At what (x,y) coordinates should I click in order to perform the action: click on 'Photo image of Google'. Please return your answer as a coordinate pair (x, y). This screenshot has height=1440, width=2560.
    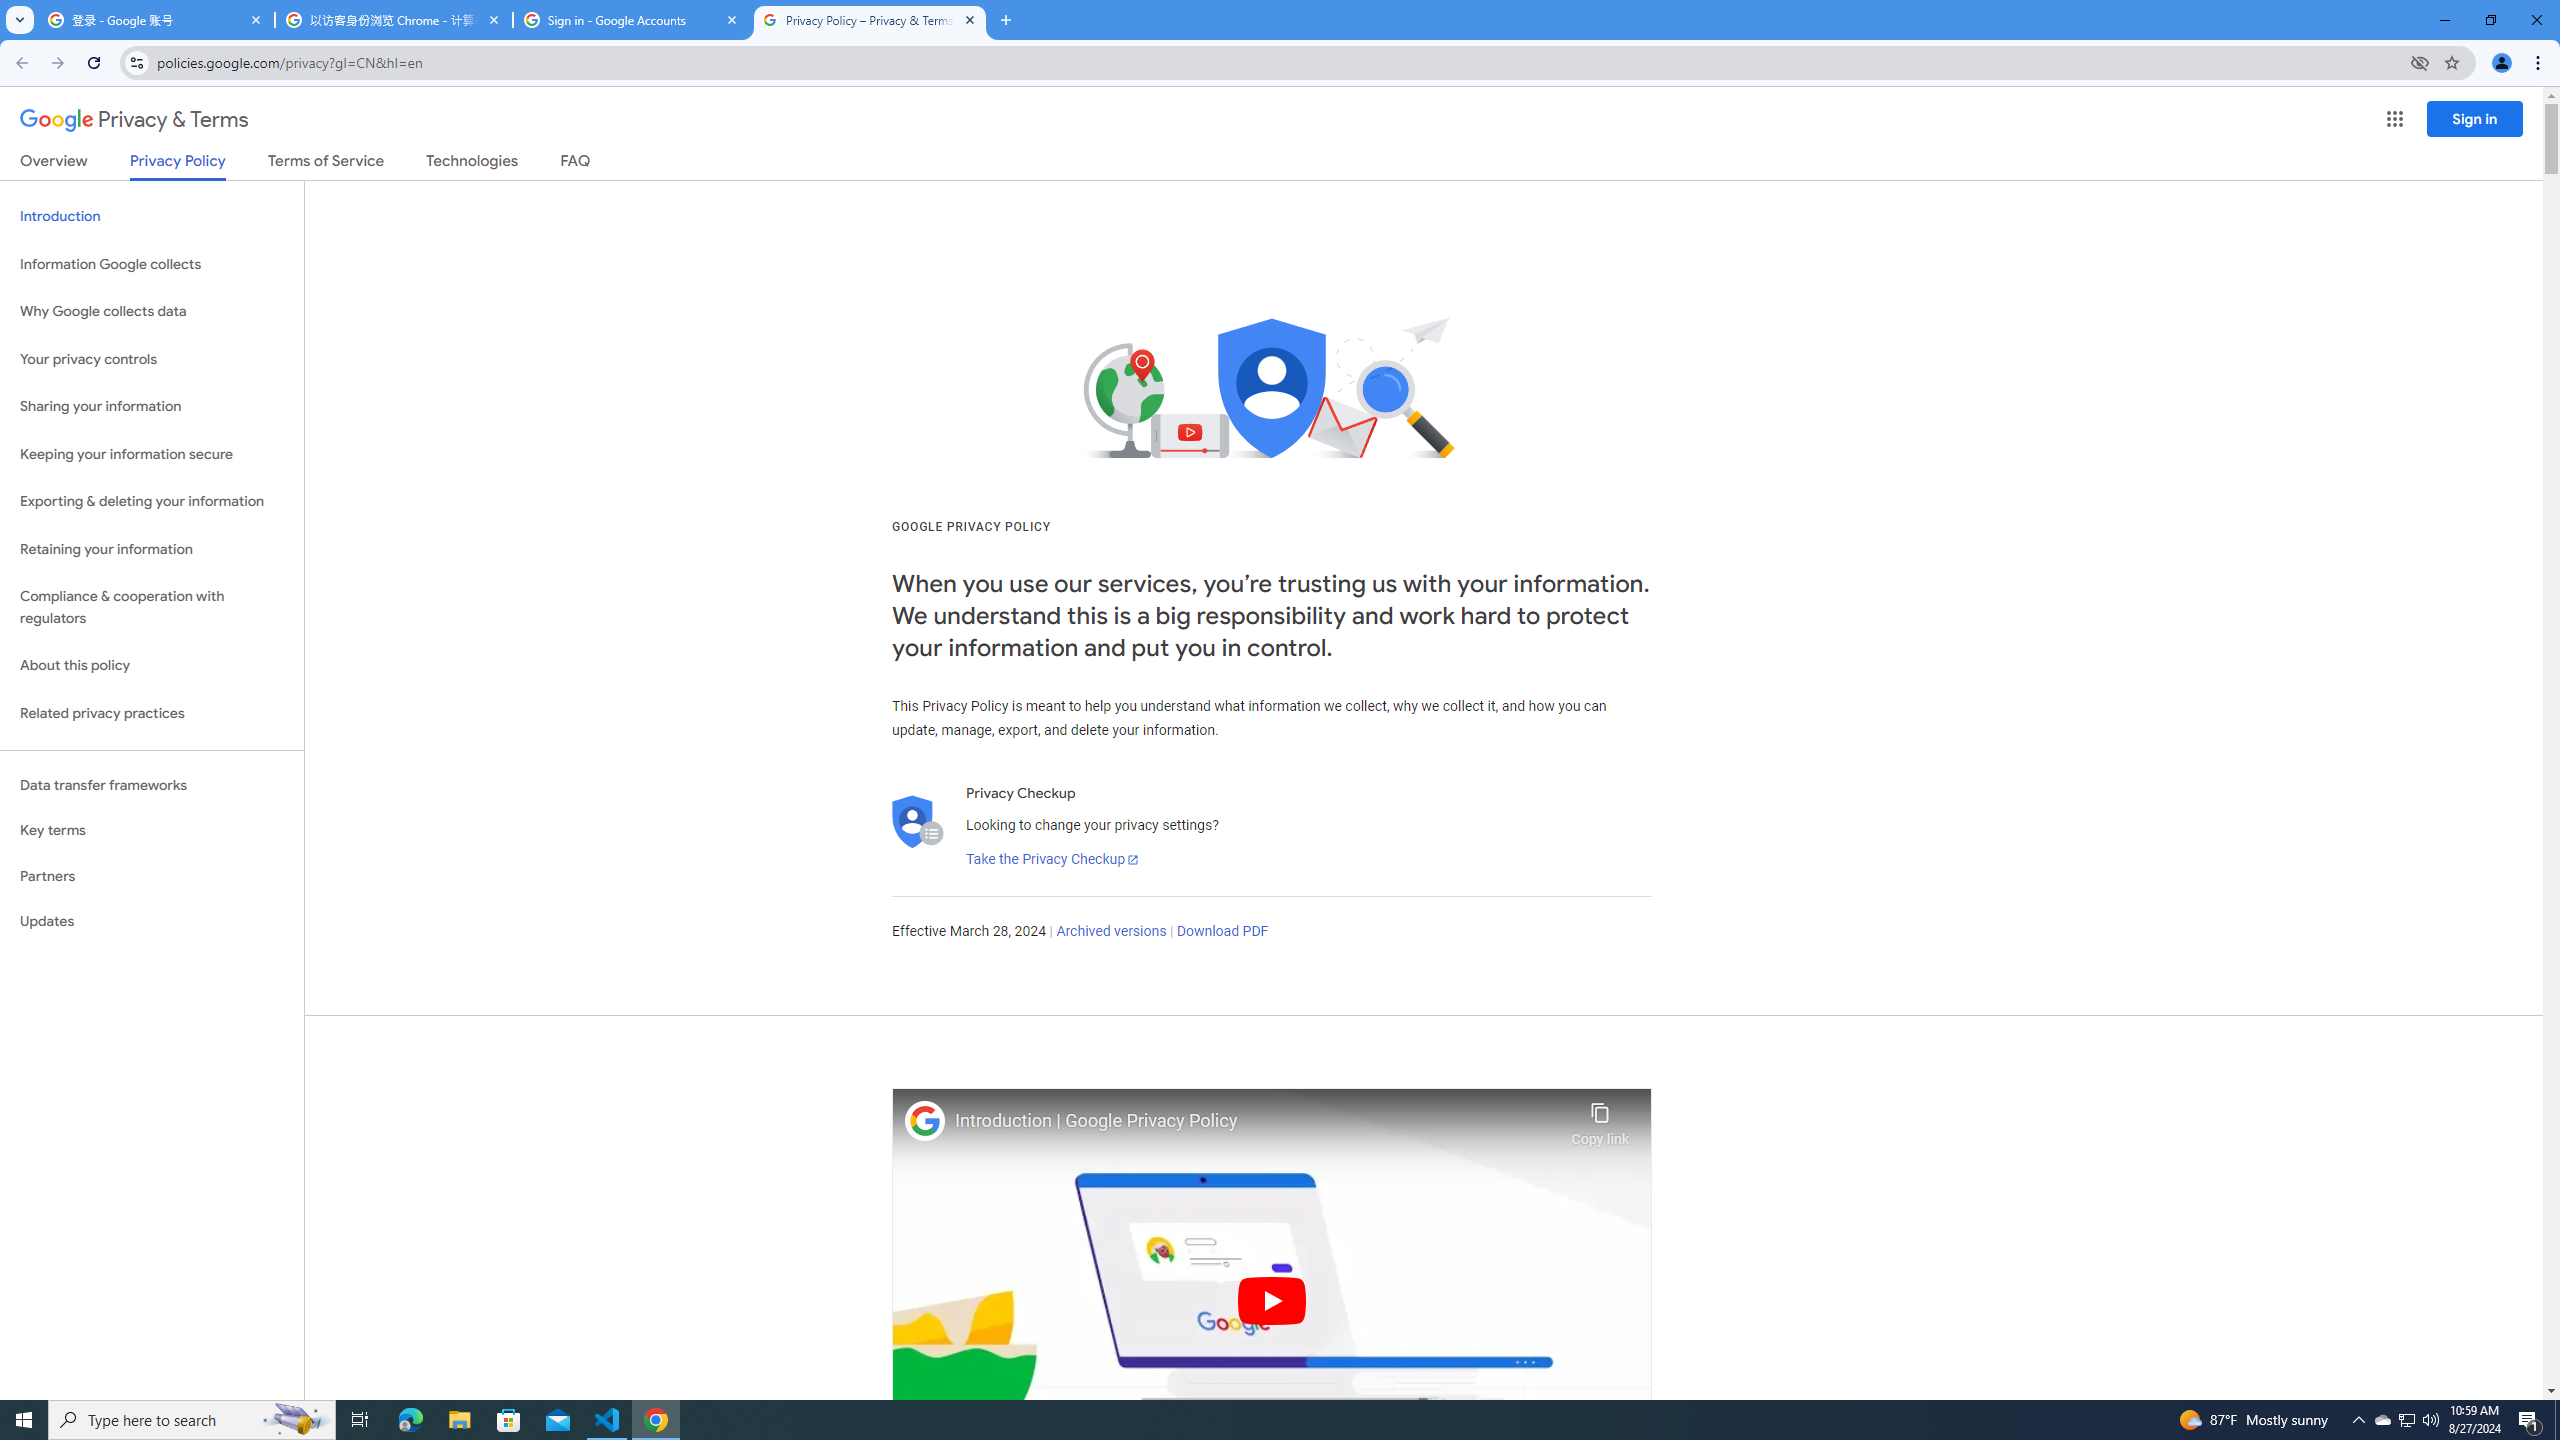
    Looking at the image, I should click on (925, 1119).